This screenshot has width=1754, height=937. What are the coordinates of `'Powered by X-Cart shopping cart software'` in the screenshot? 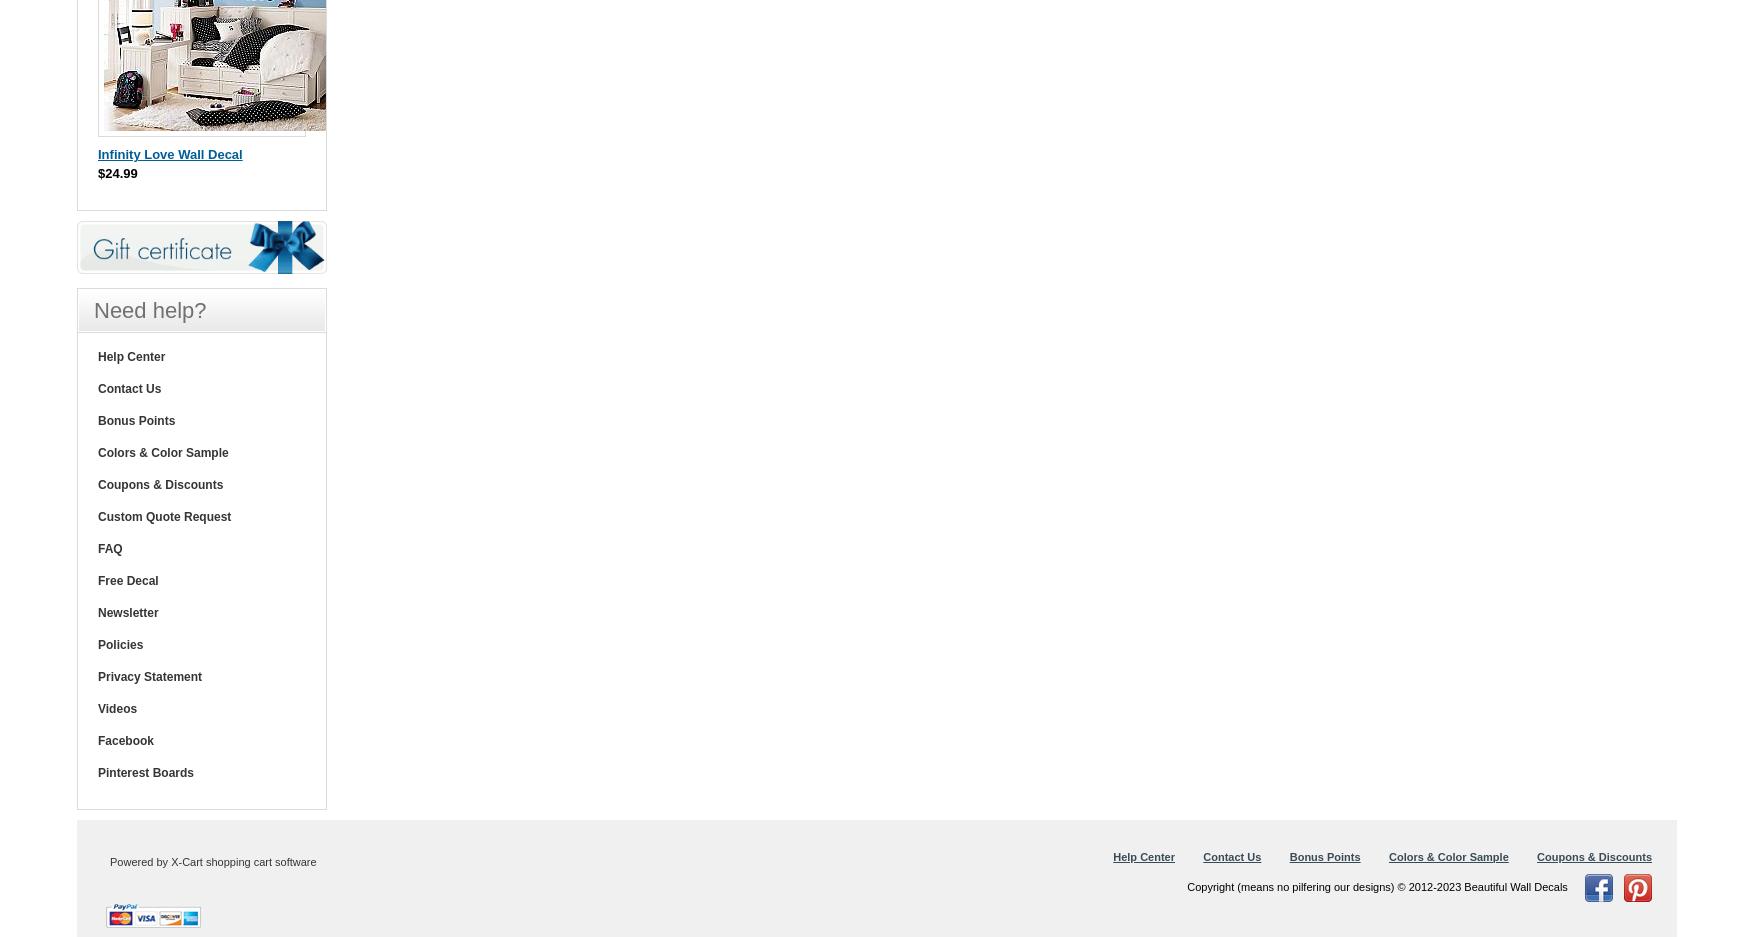 It's located at (212, 862).